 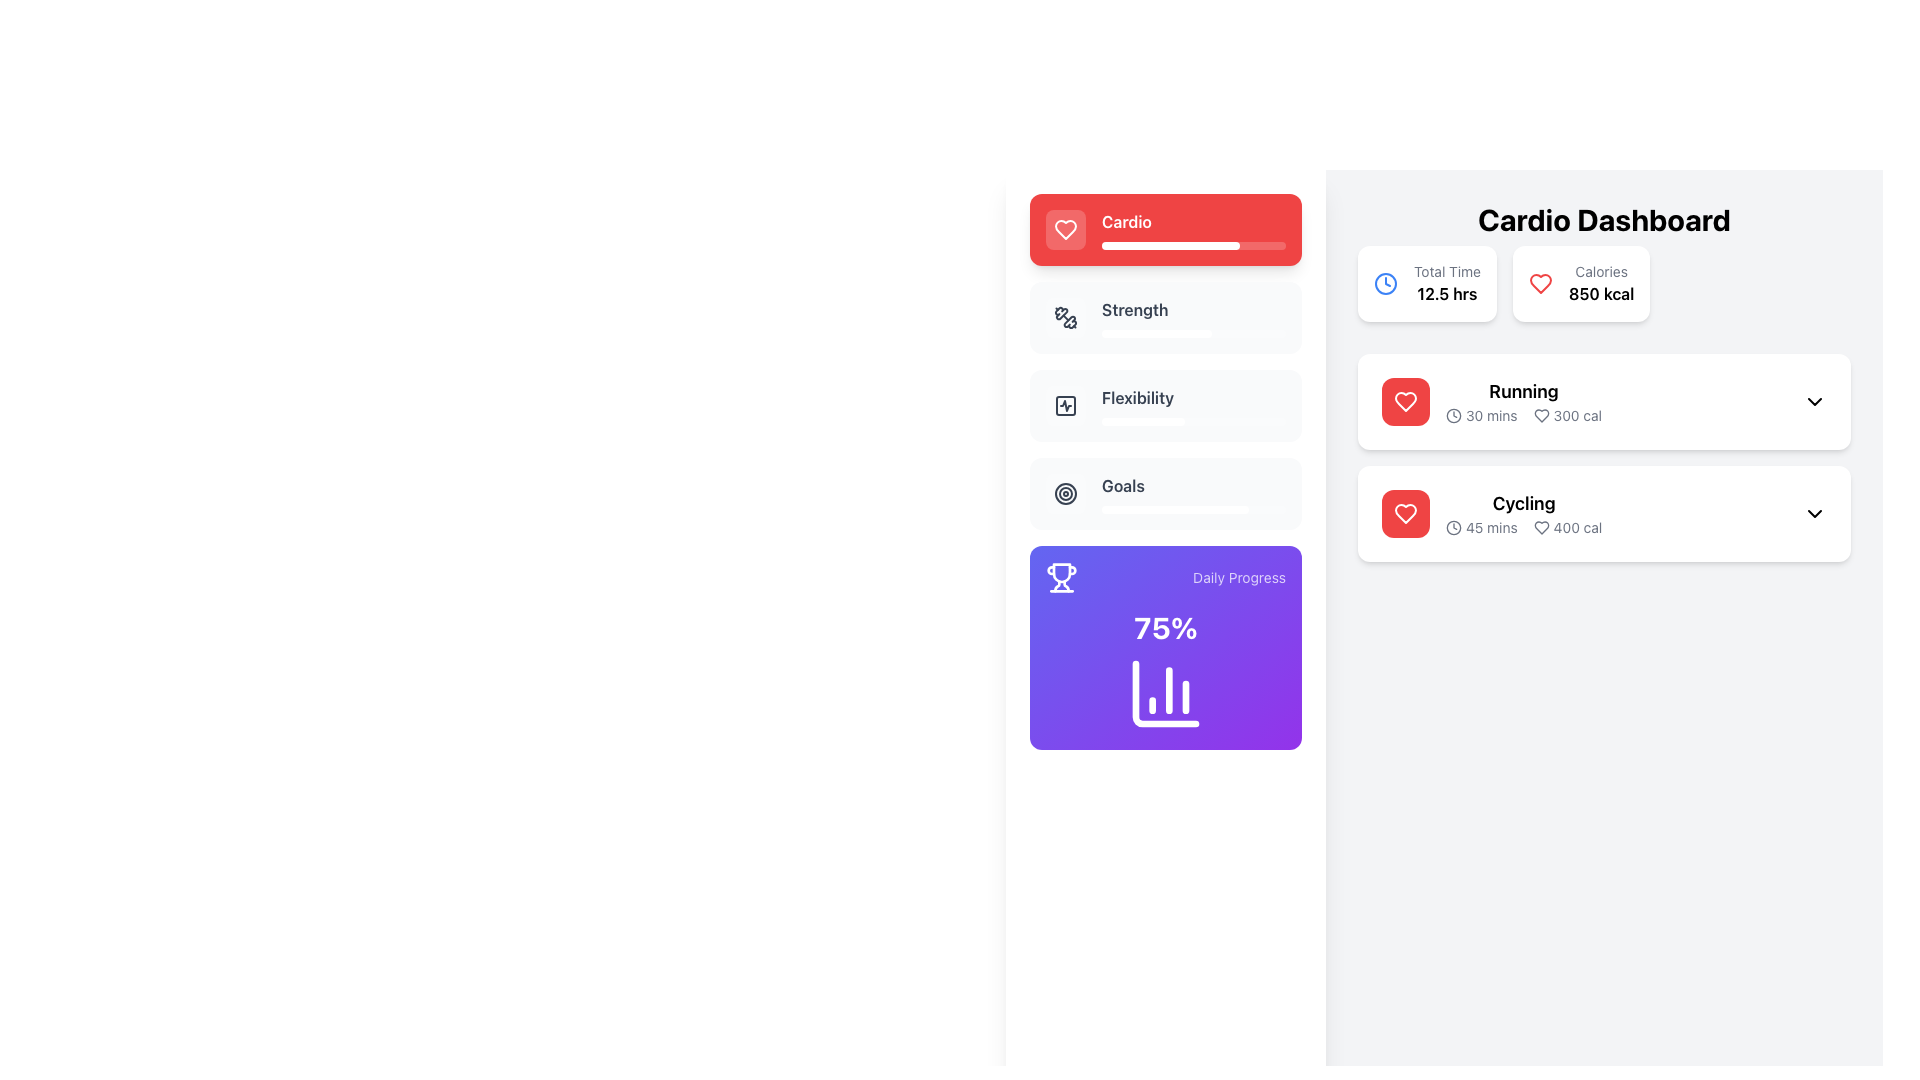 I want to click on the small, angled line structure resembling a stylized 'zig-zag' or lightning bolt pattern within the SVG icon in the sidebar, so click(x=1064, y=405).